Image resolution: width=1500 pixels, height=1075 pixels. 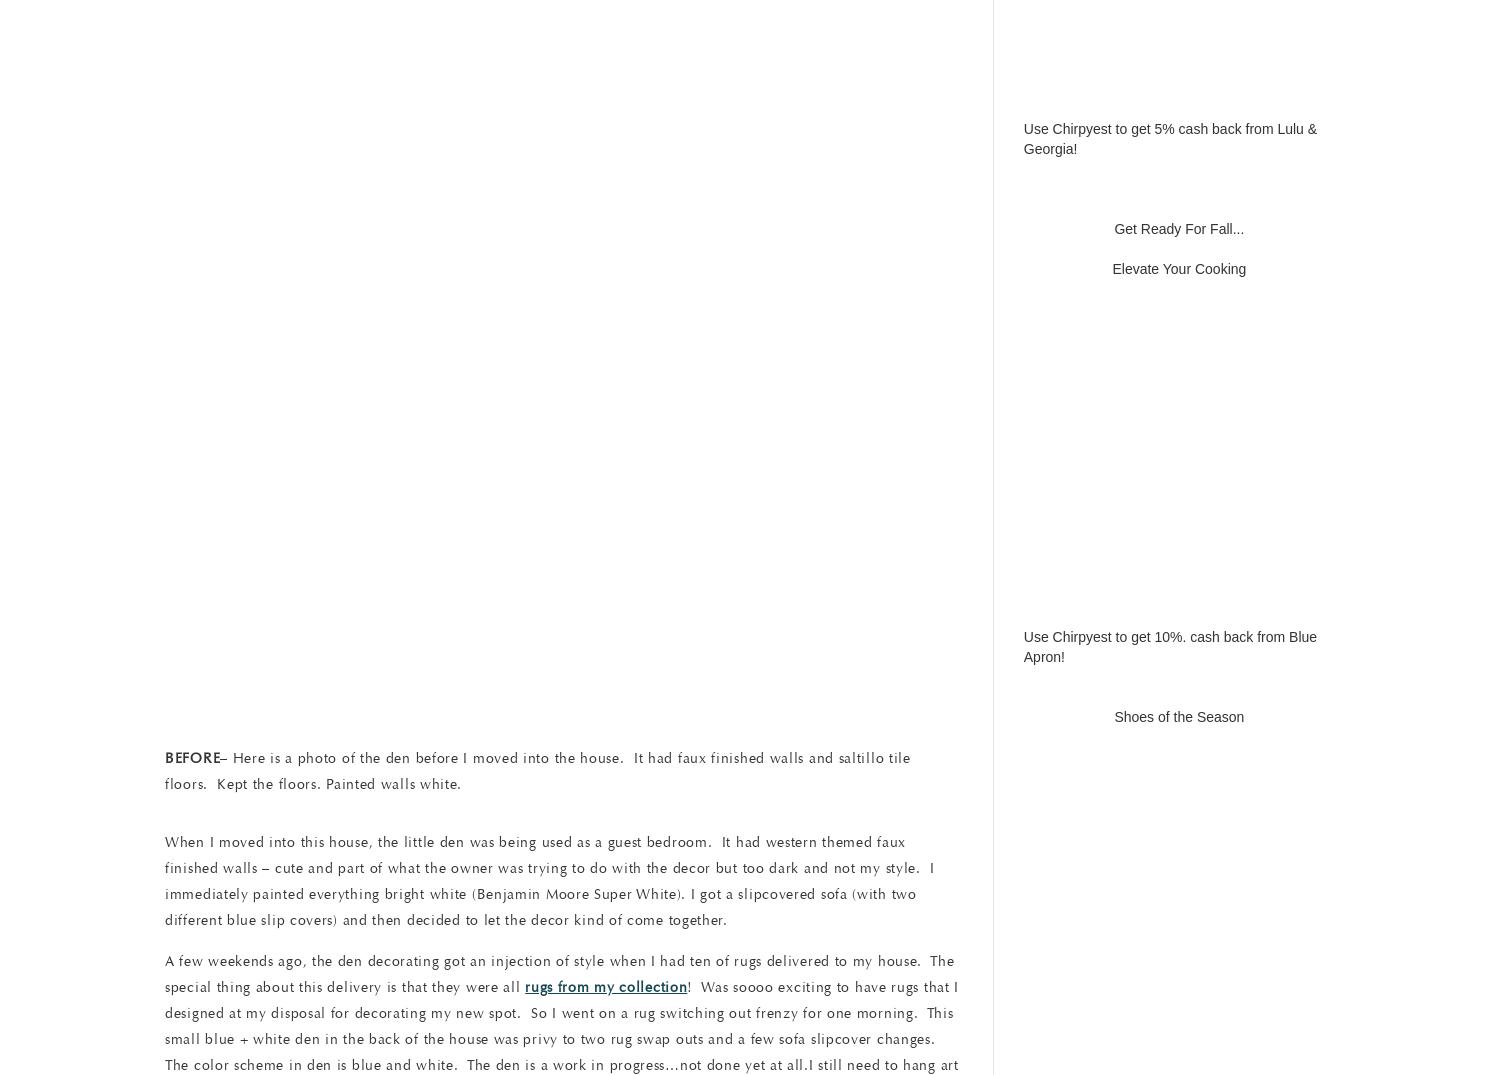 What do you see at coordinates (537, 770) in the screenshot?
I see `'– Here is a photo of the den before I moved into the house.  It had faux finished walls and saltillo tile floors.  Kept the floors. Painted walls white.'` at bounding box center [537, 770].